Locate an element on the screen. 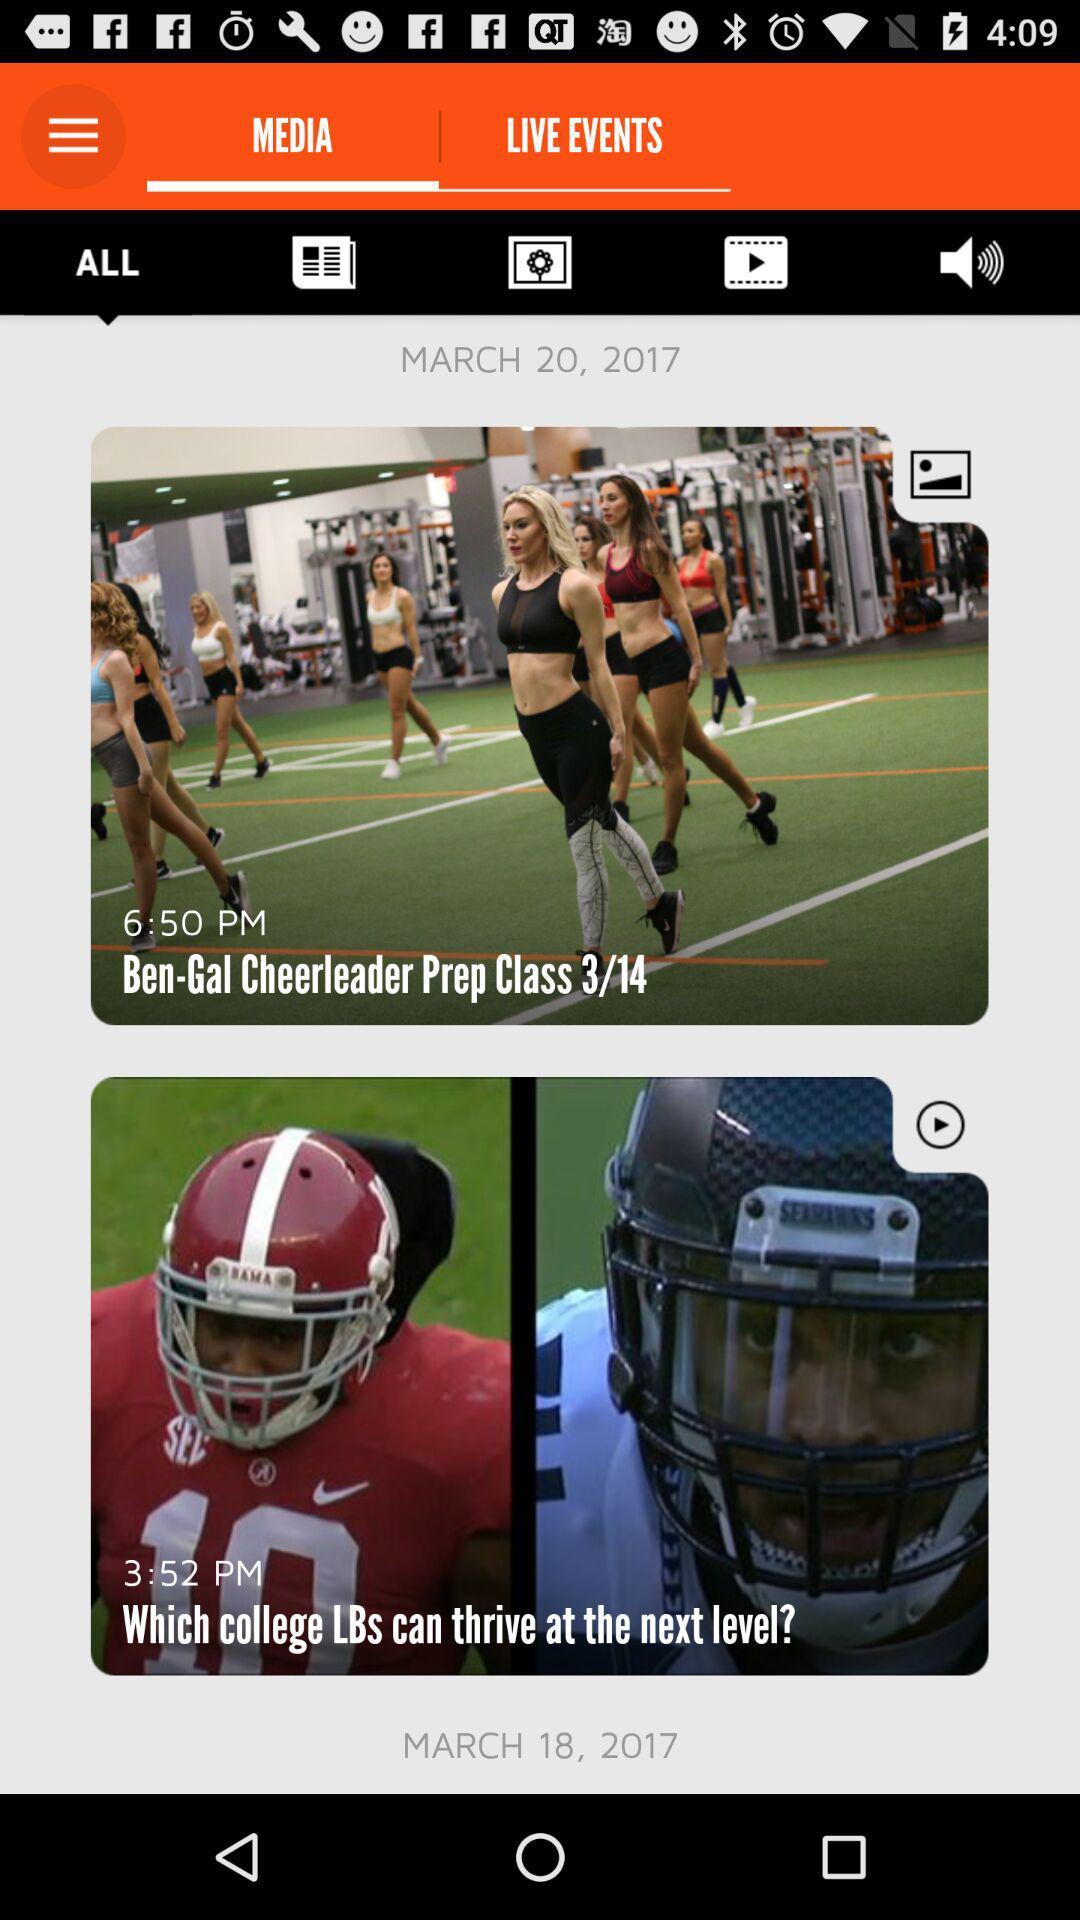  the item above march 18, 2017 is located at coordinates (459, 1625).